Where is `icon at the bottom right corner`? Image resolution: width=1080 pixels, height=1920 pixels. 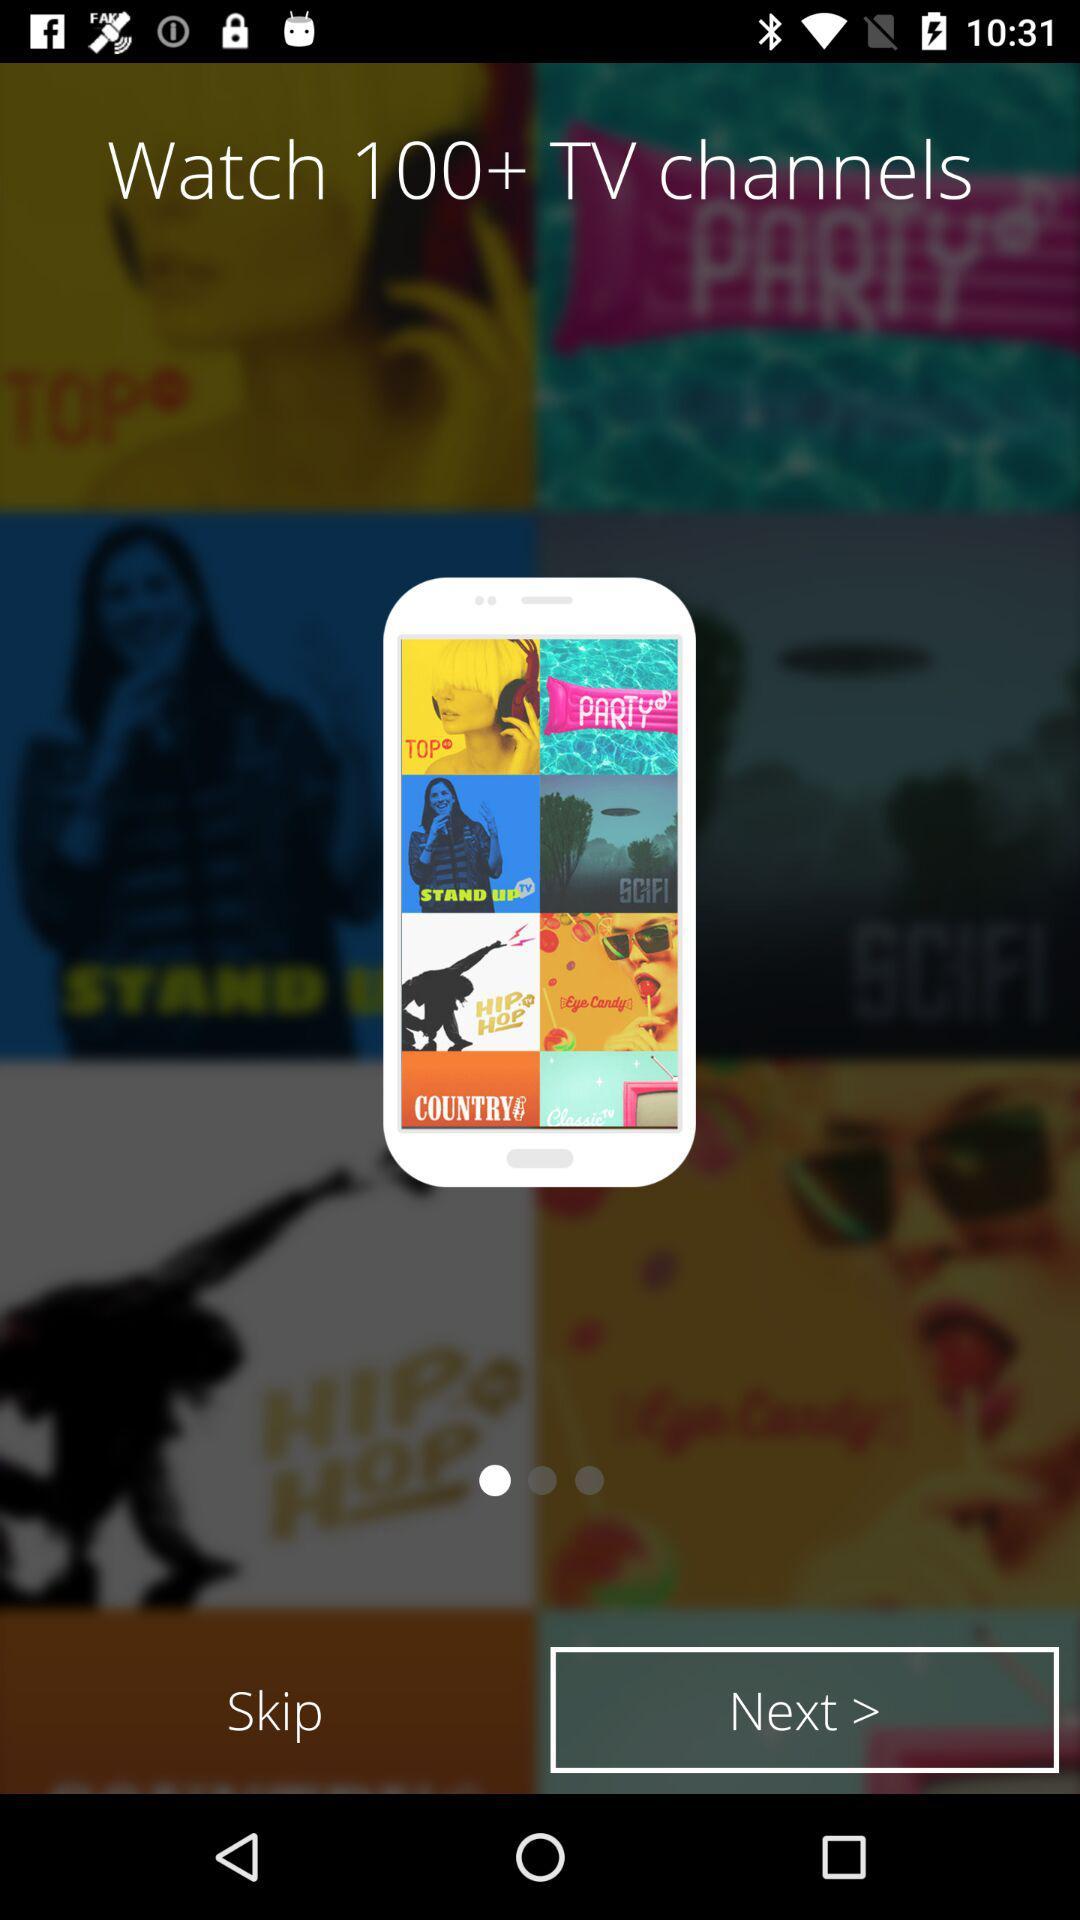
icon at the bottom right corner is located at coordinates (803, 1708).